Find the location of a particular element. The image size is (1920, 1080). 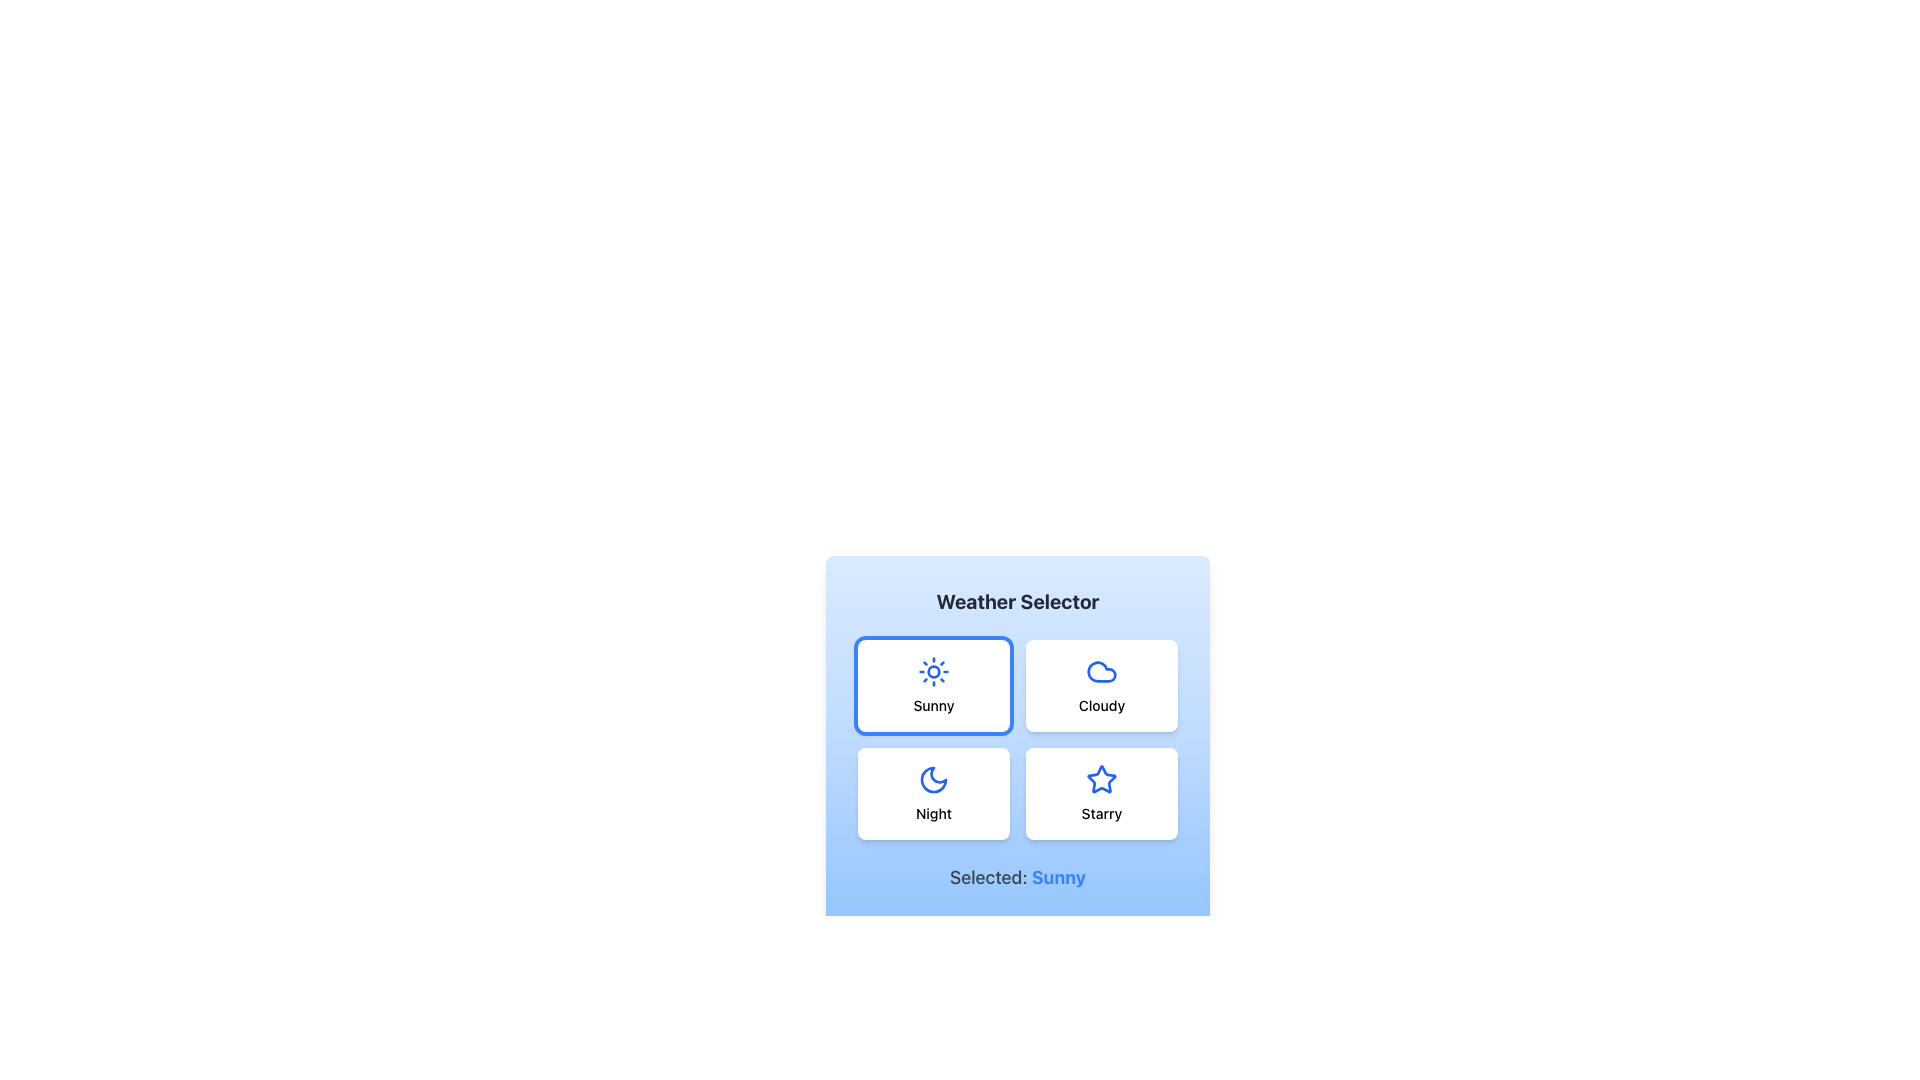

the star-shaped icon in the 'Weather Selector' interface is located at coordinates (1101, 778).